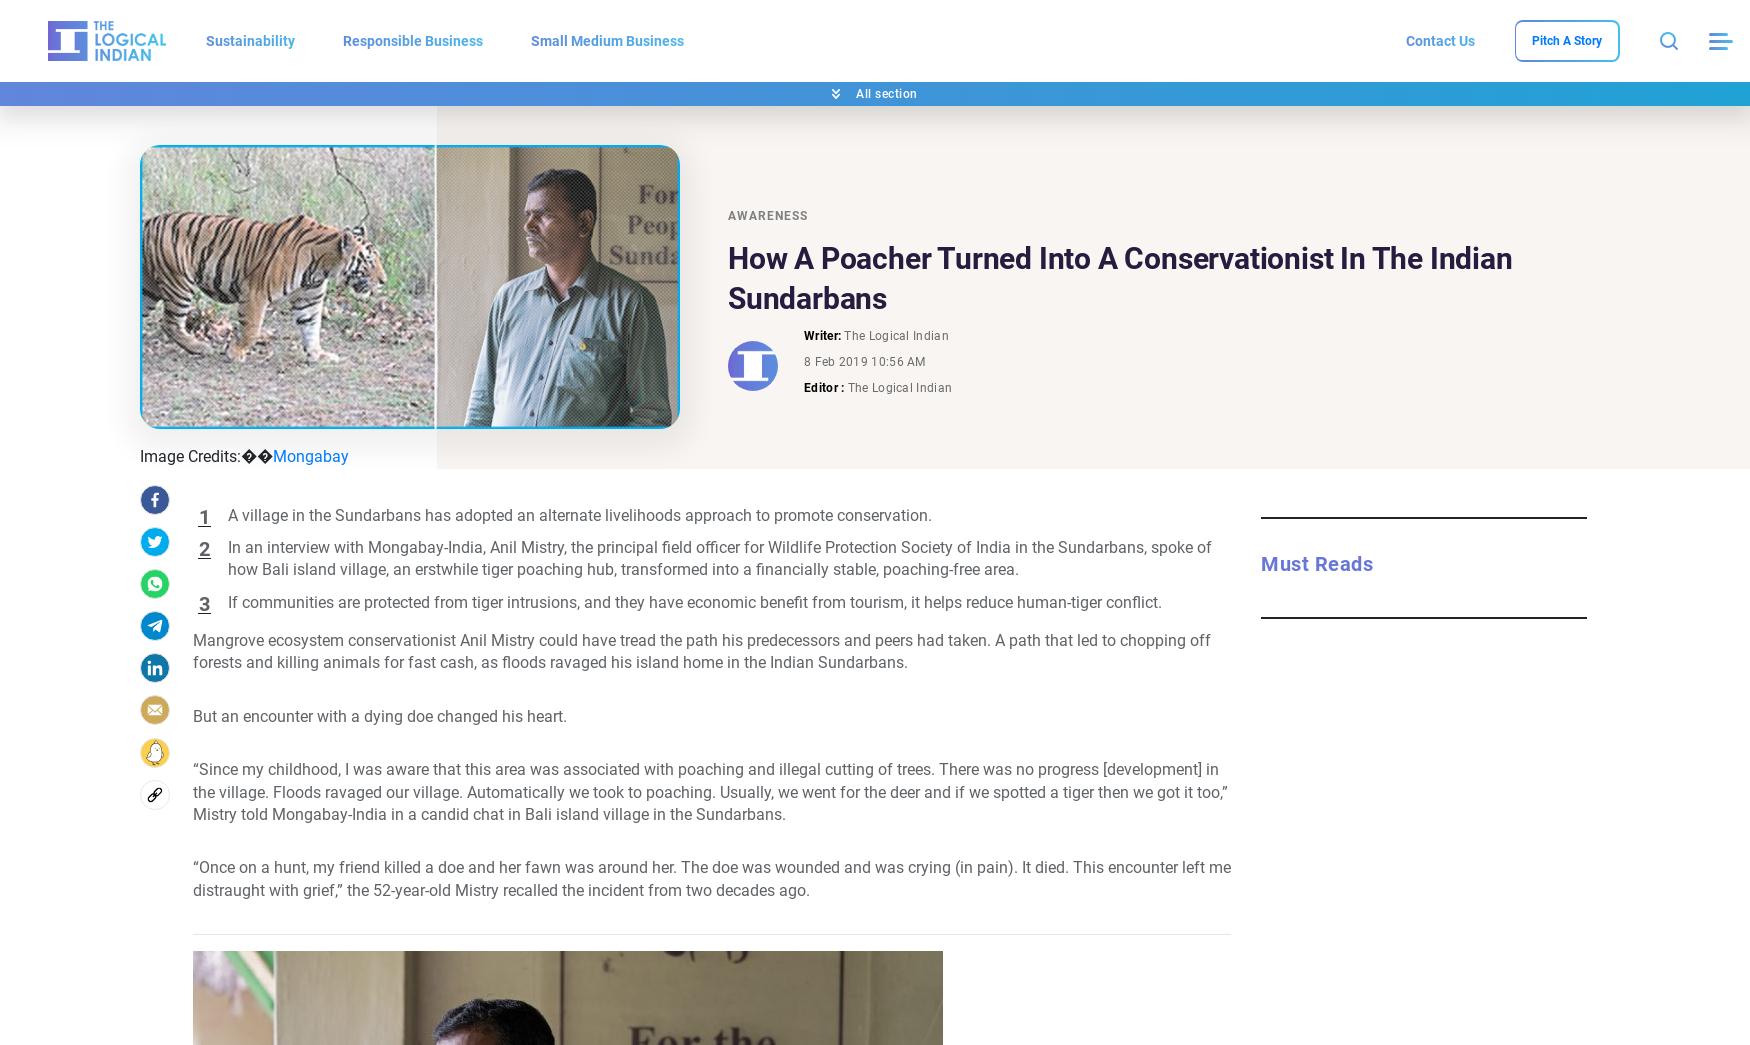  I want to click on '“Once on a hunt, my friend killed a doe and her fawn was around her. The doe was wounded and was crying (in pain). It died. This encounter left me distraught with grief,” the 52-year-old Mistry recalled the incident from two decades ago.', so click(712, 878).